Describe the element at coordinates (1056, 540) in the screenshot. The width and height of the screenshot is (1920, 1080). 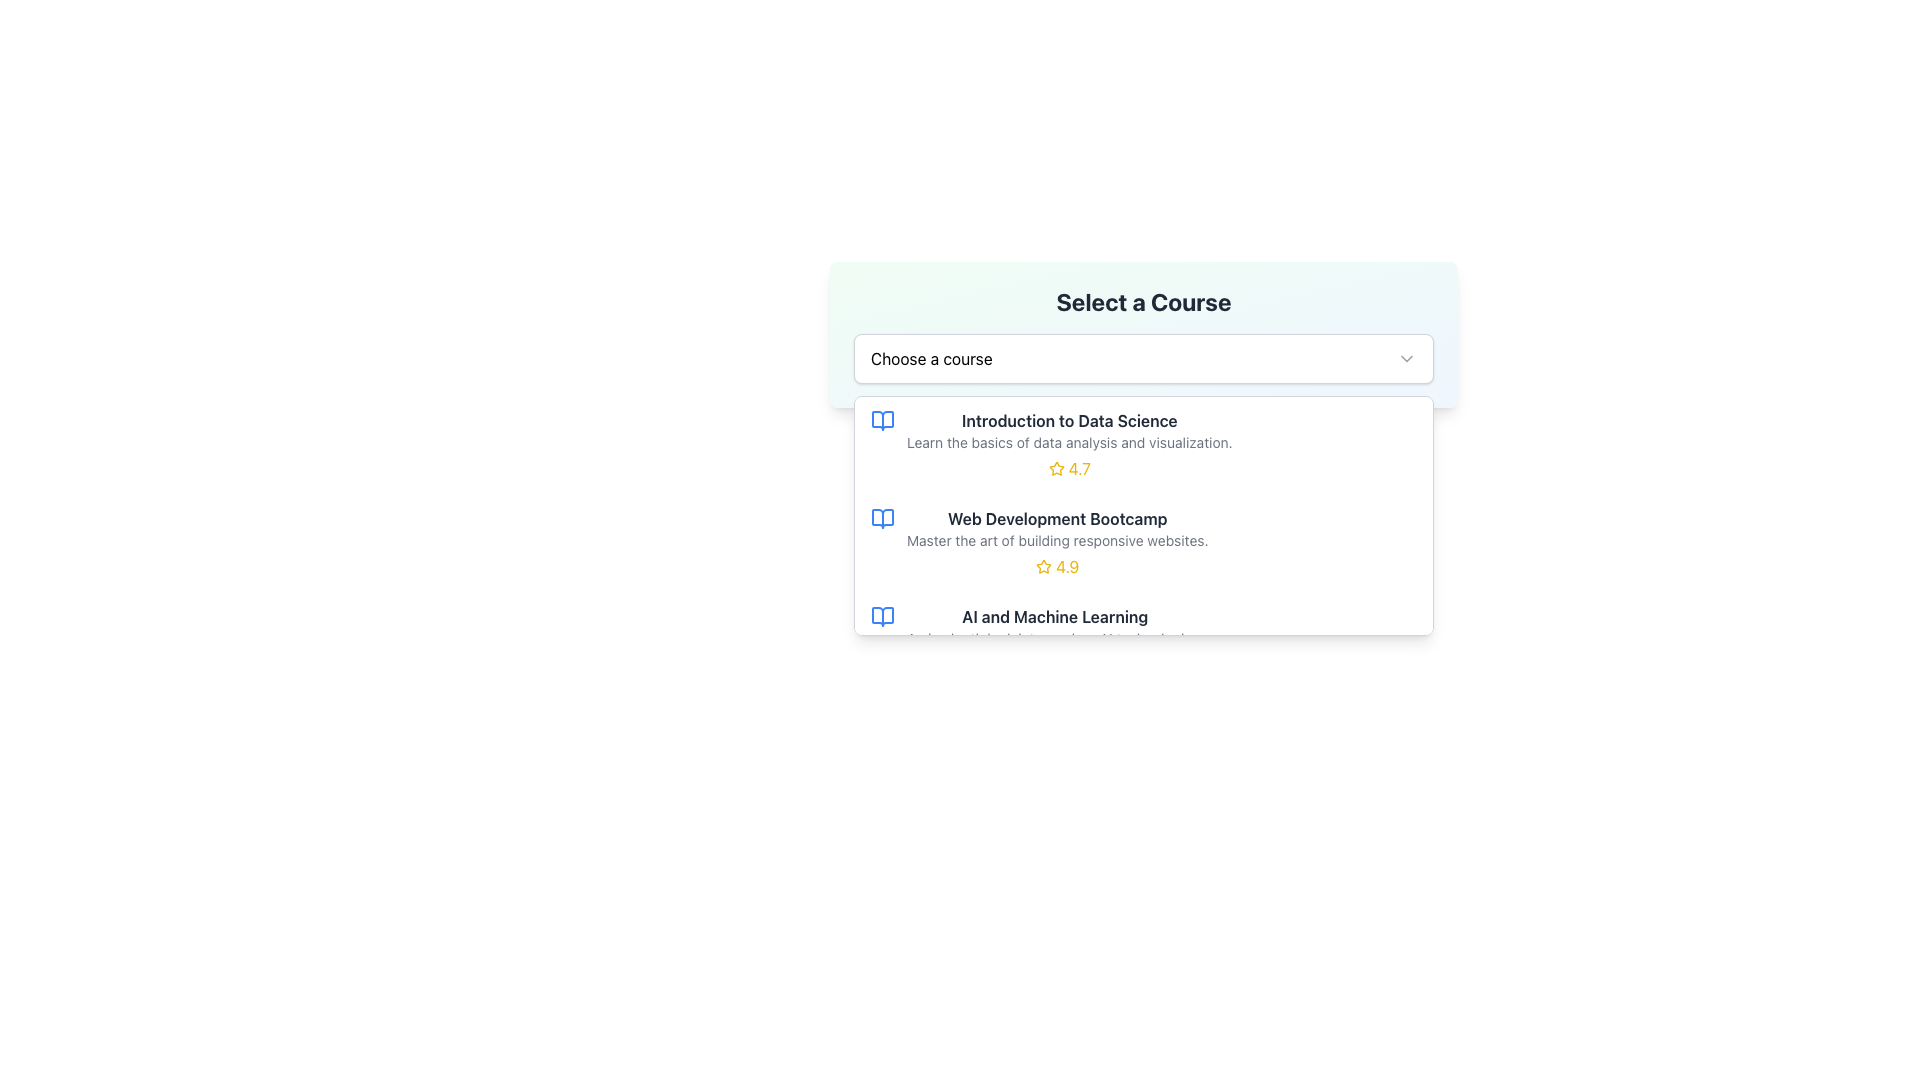
I see `the Text Label that provides a brief description for the 'Web Development Bootcamp' course, located below the course title and above the star rating` at that location.